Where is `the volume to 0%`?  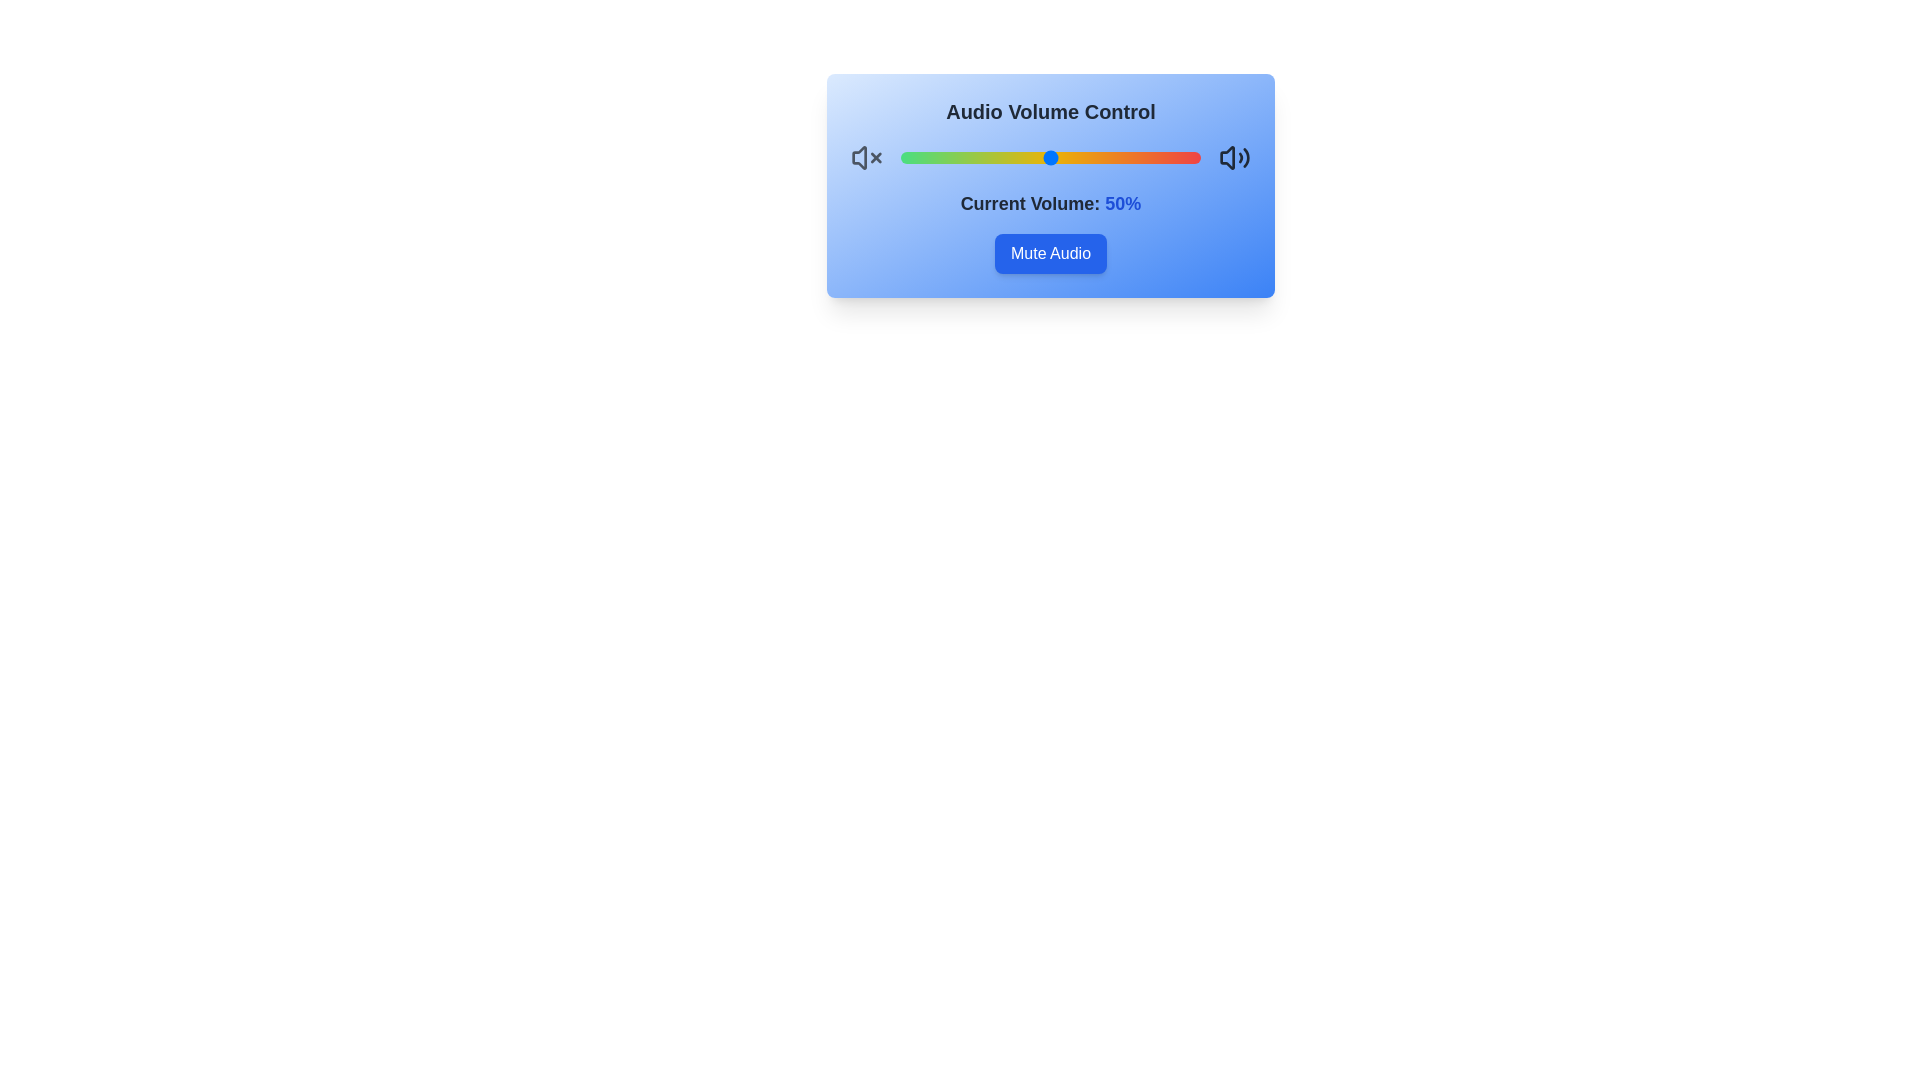 the volume to 0% is located at coordinates (900, 157).